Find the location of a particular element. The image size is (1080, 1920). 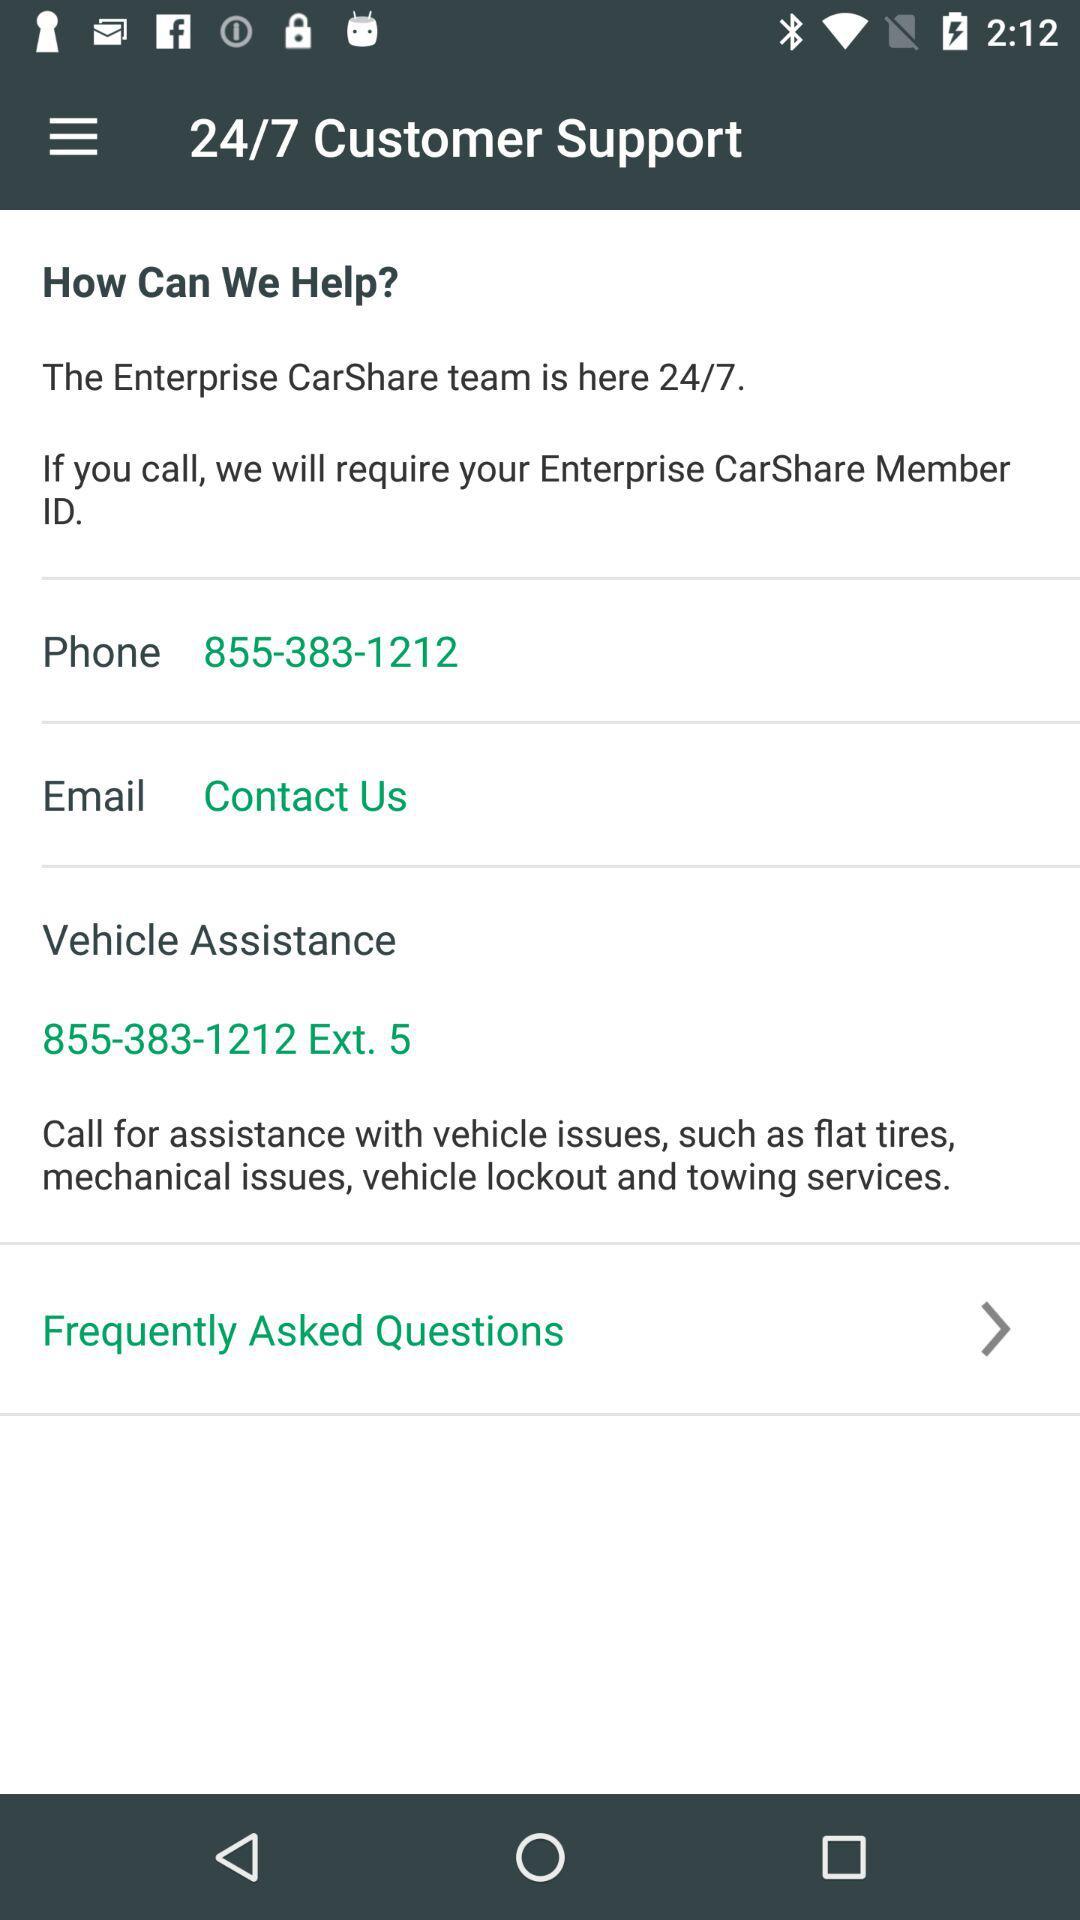

icon next to email icon is located at coordinates (284, 793).